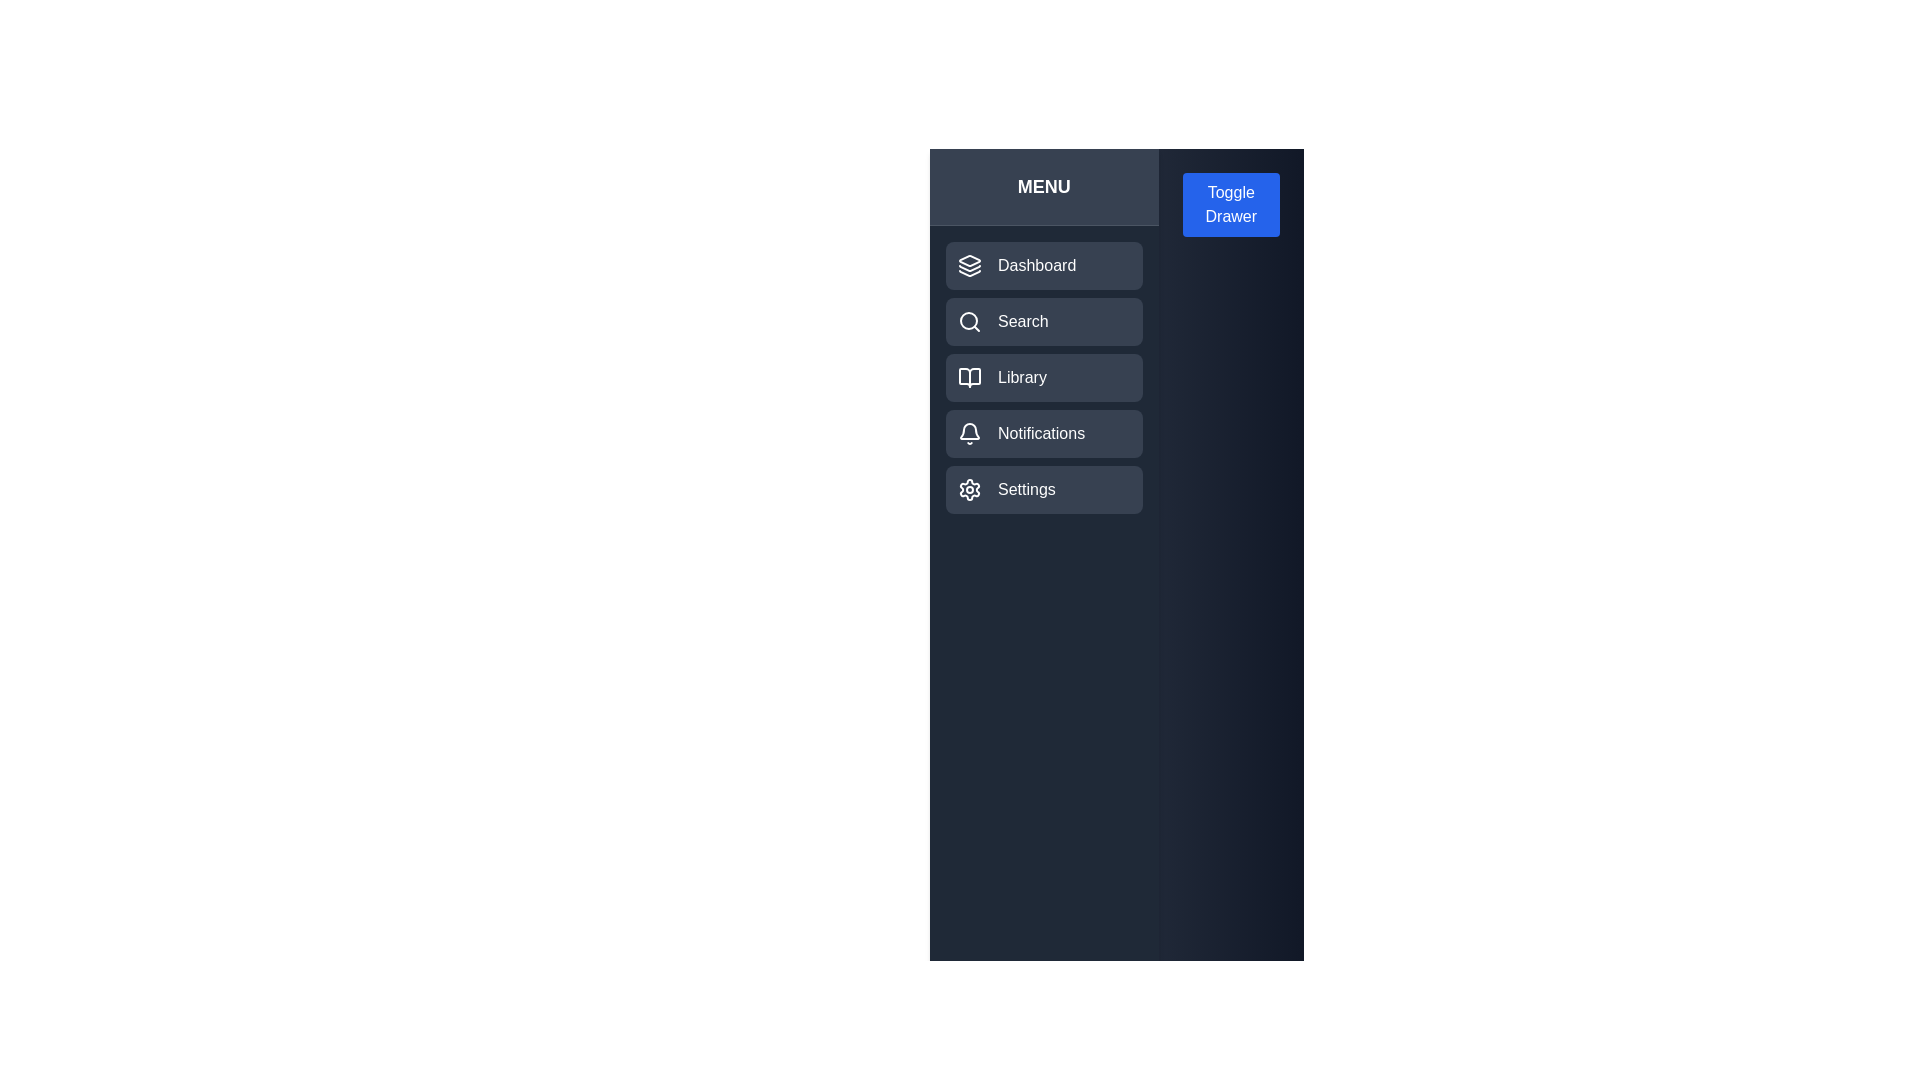  Describe the element at coordinates (1042, 433) in the screenshot. I see `the menu item labeled Notifications` at that location.